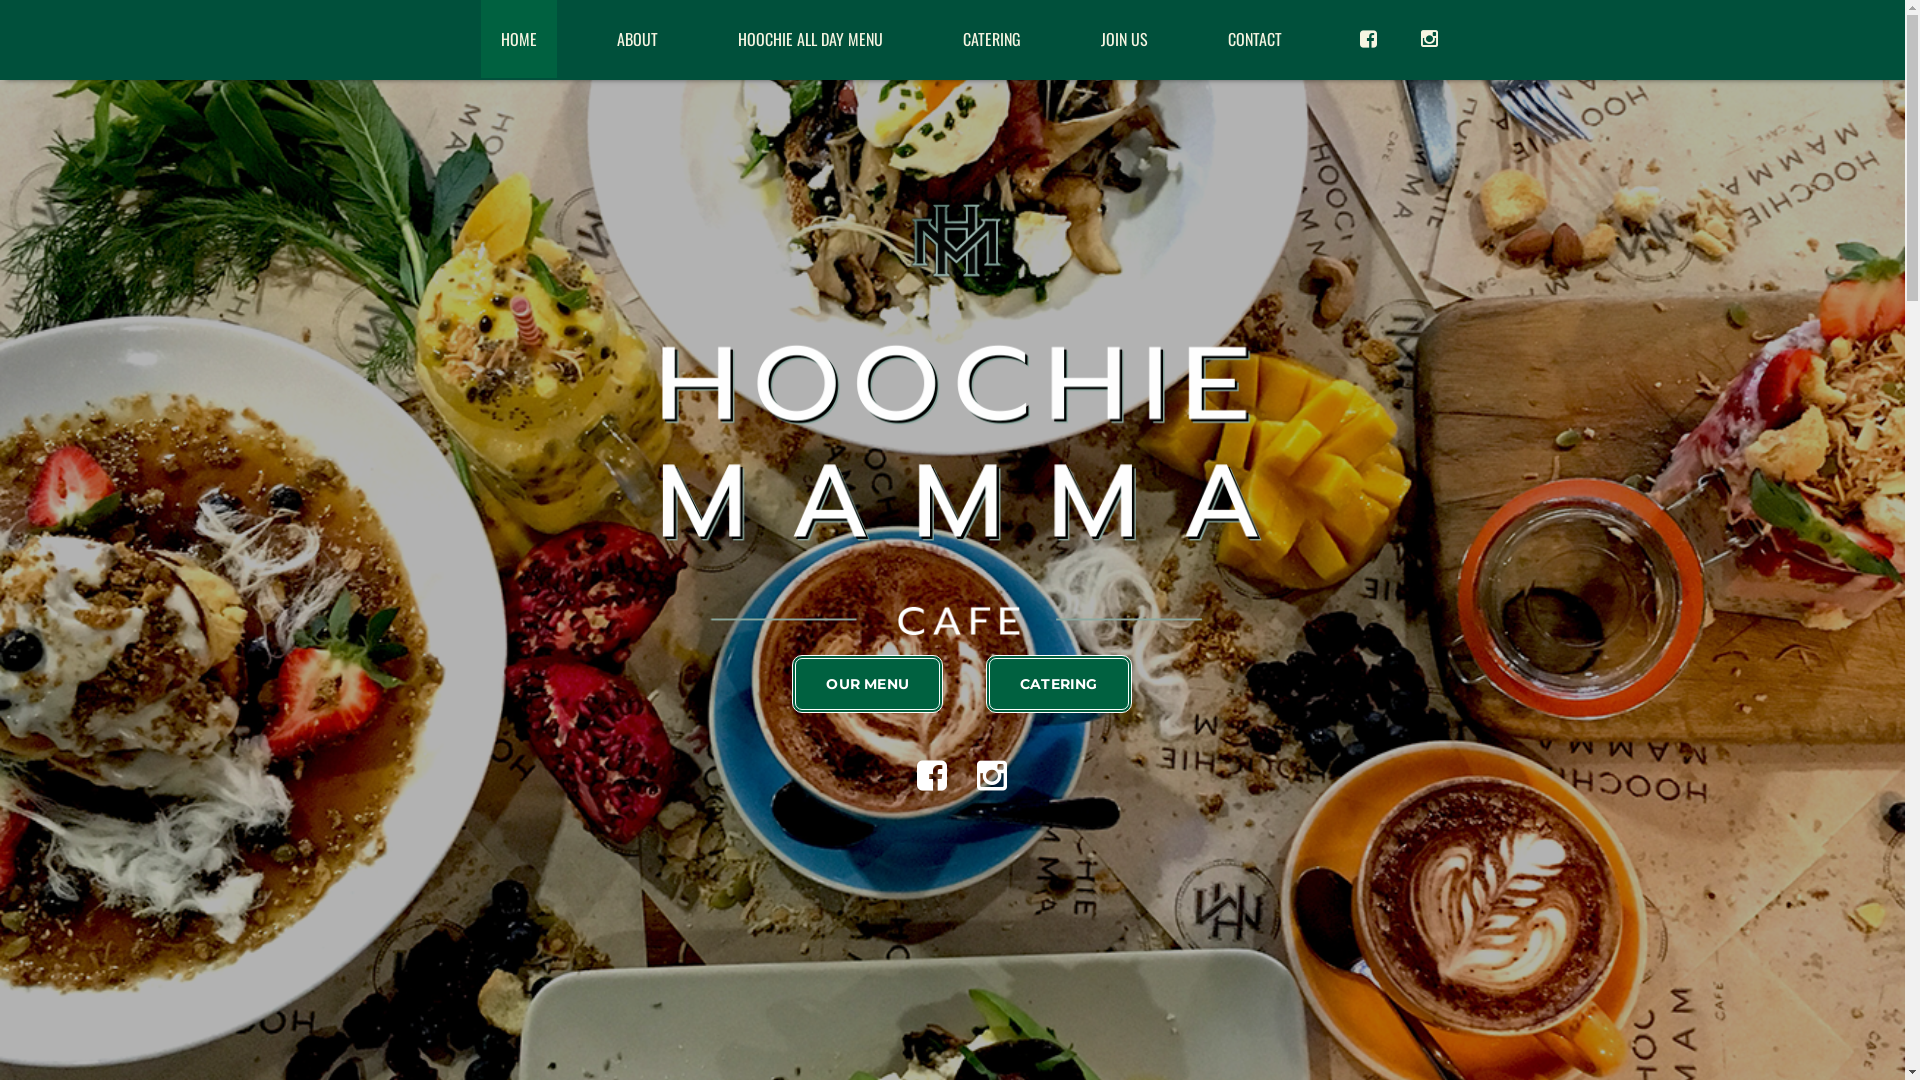 The width and height of the screenshot is (1920, 1080). I want to click on 'CATERING', so click(990, 38).